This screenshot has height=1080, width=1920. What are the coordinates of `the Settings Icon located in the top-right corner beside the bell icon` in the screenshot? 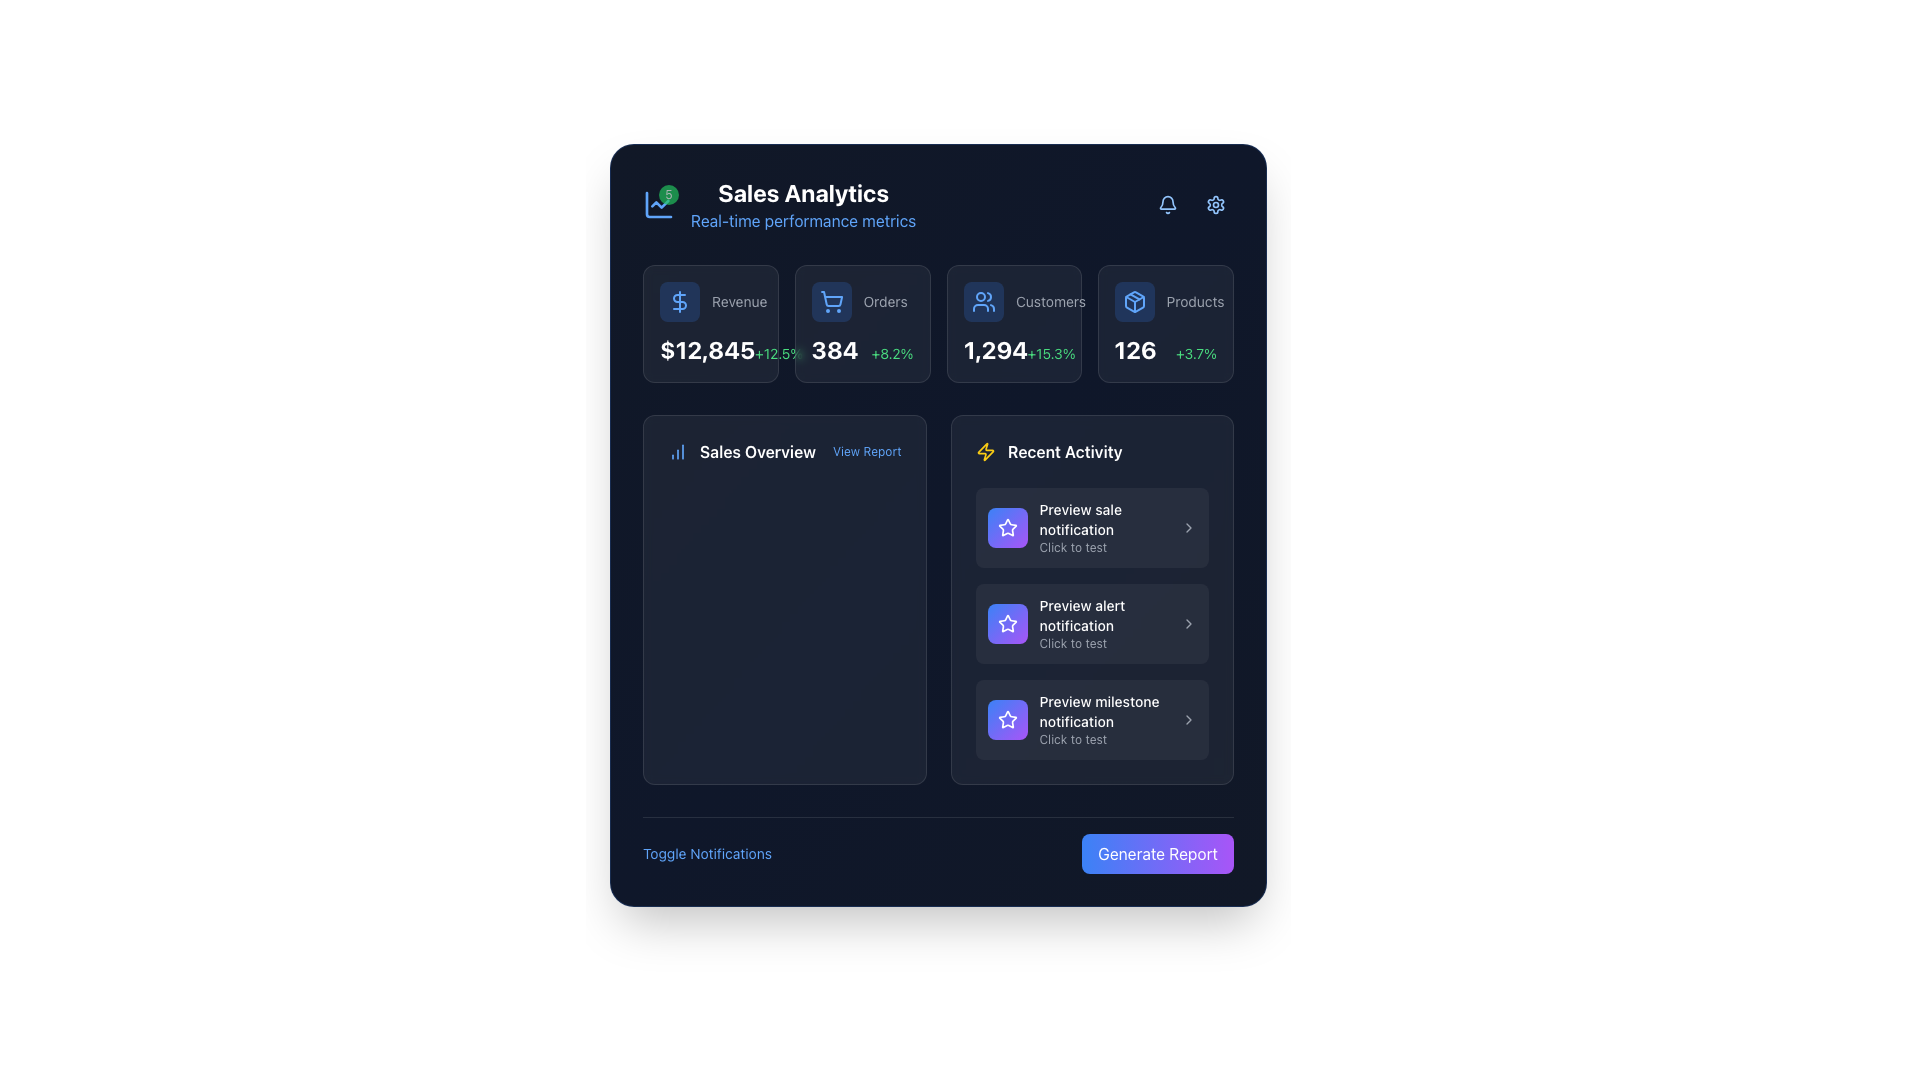 It's located at (1214, 204).